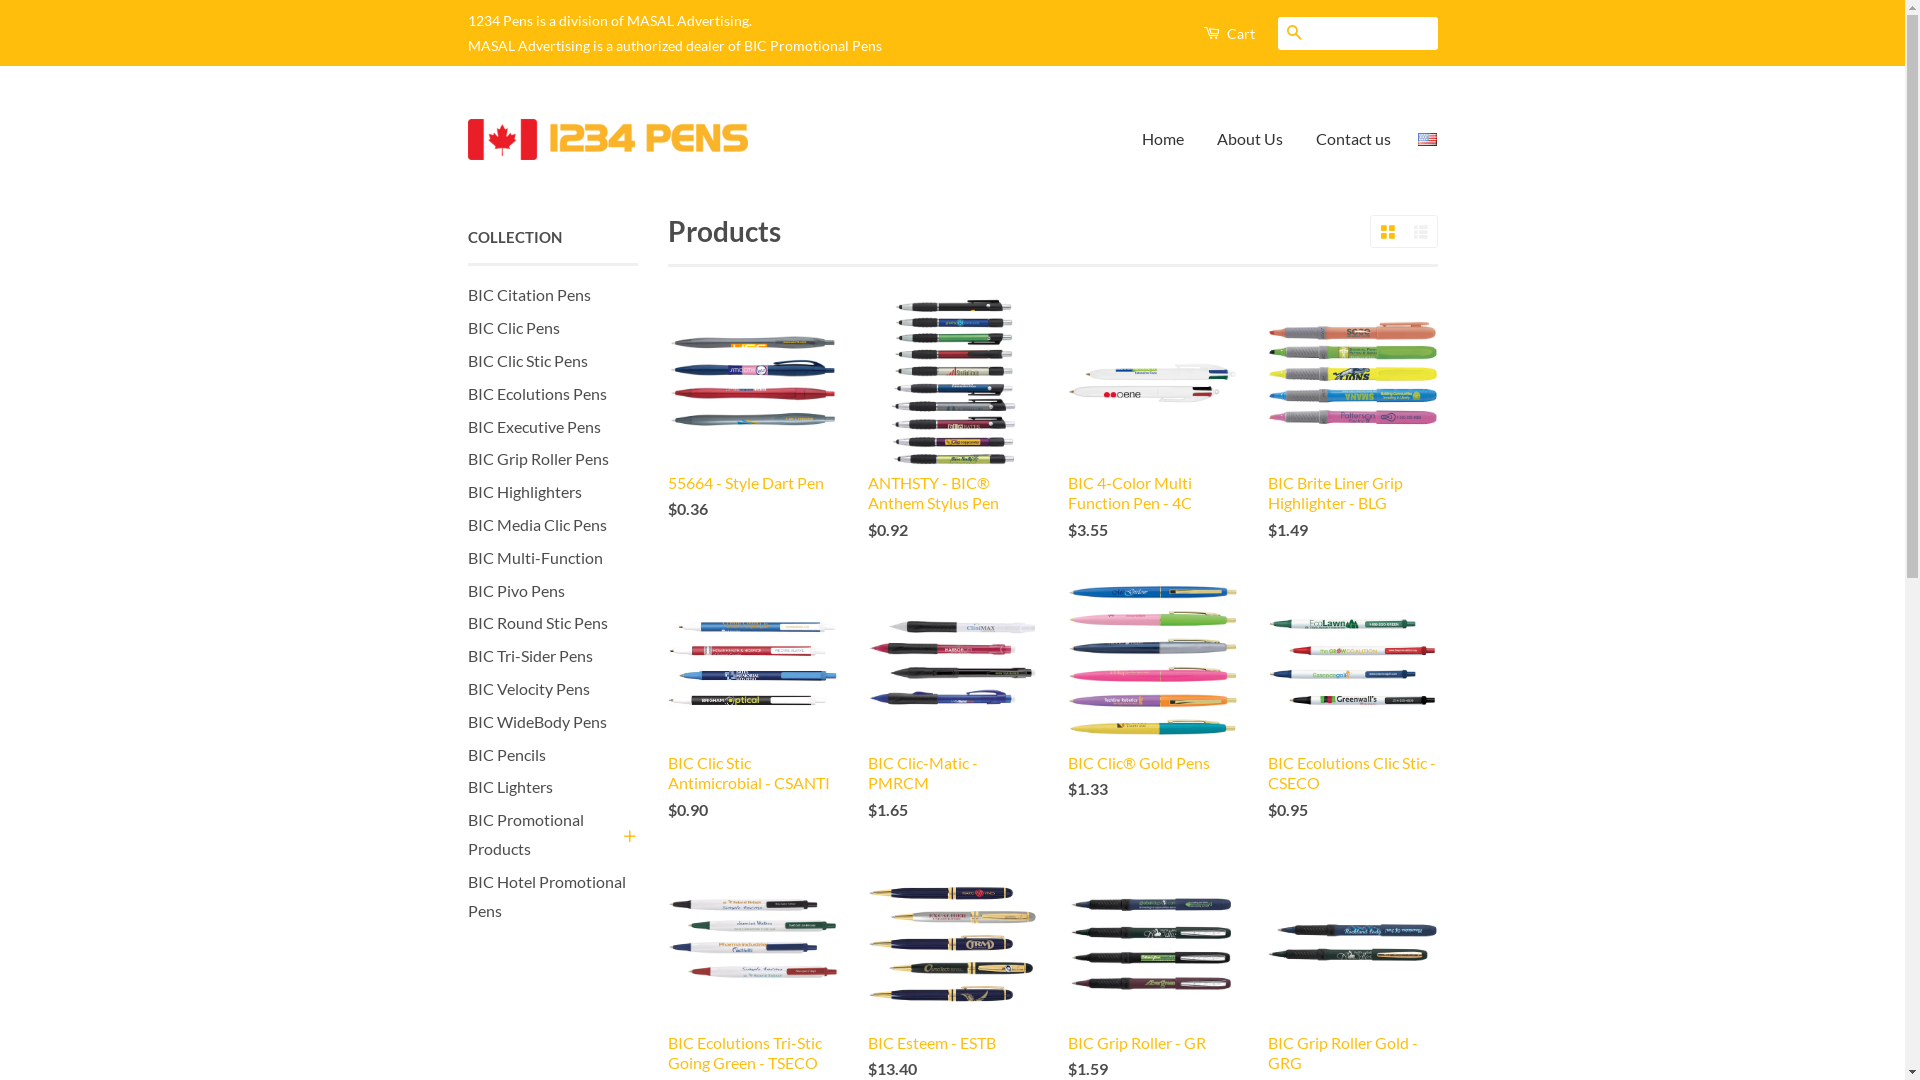 Image resolution: width=1920 pixels, height=1080 pixels. I want to click on '+', so click(627, 834).